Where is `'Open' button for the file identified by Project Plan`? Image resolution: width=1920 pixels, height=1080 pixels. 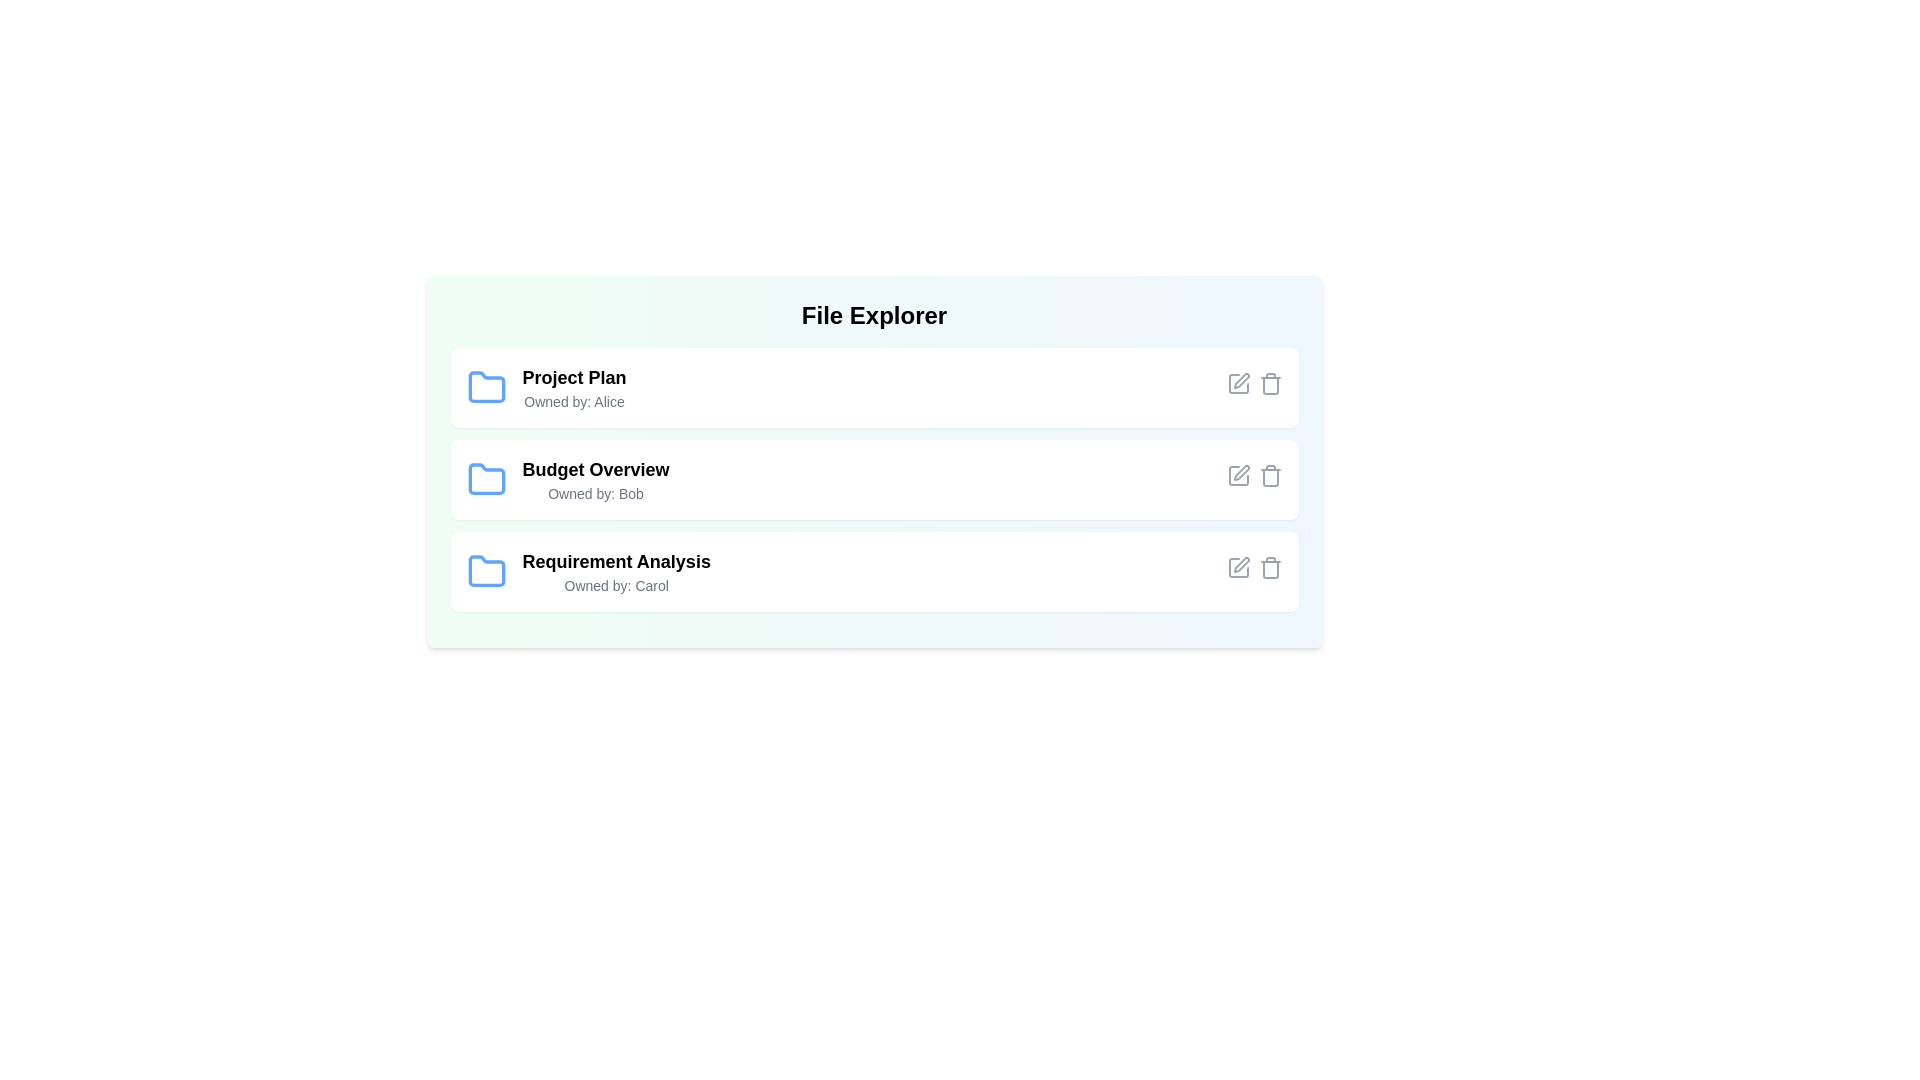 'Open' button for the file identified by Project Plan is located at coordinates (1178, 388).